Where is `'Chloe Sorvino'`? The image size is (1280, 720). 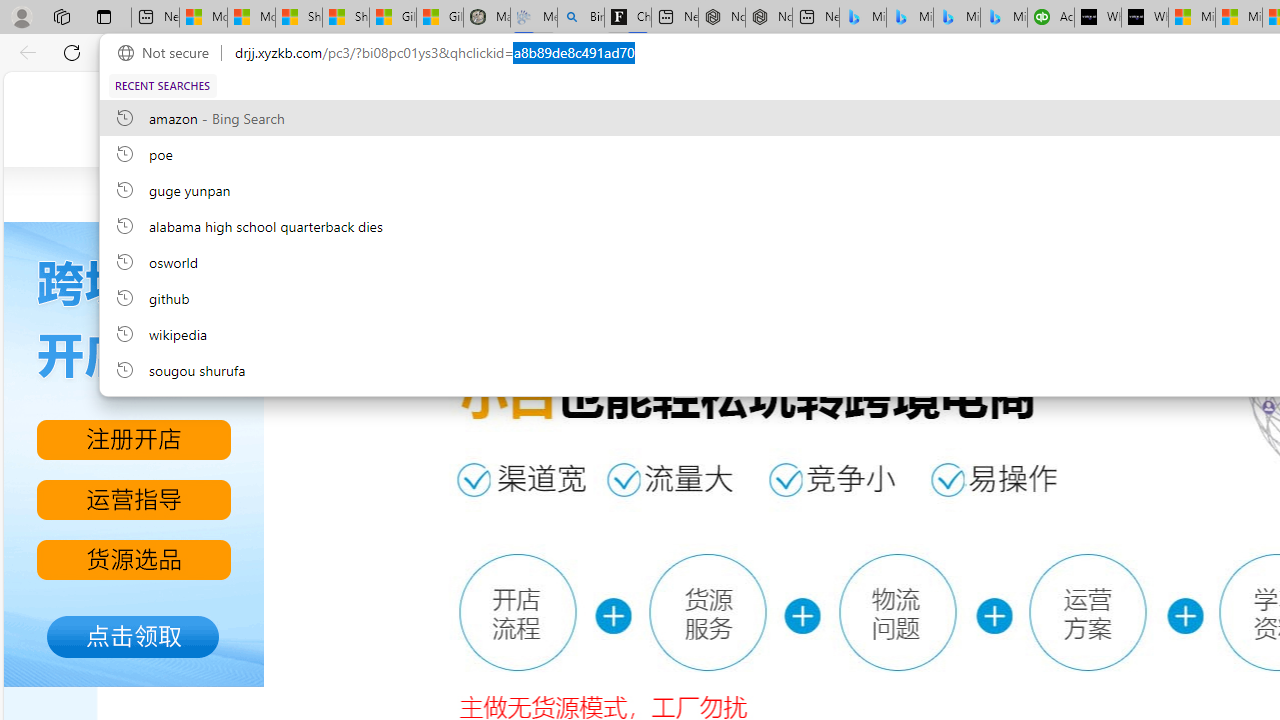
'Chloe Sorvino' is located at coordinates (627, 17).